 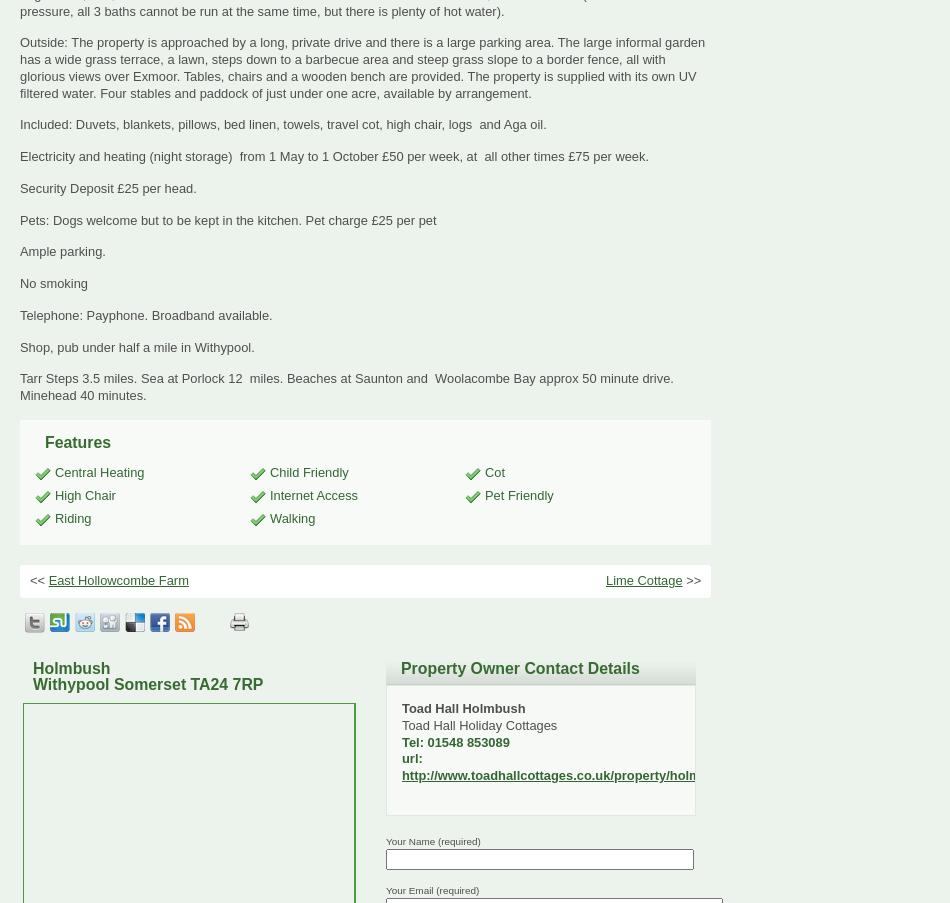 I want to click on 'Riding', so click(x=55, y=517).